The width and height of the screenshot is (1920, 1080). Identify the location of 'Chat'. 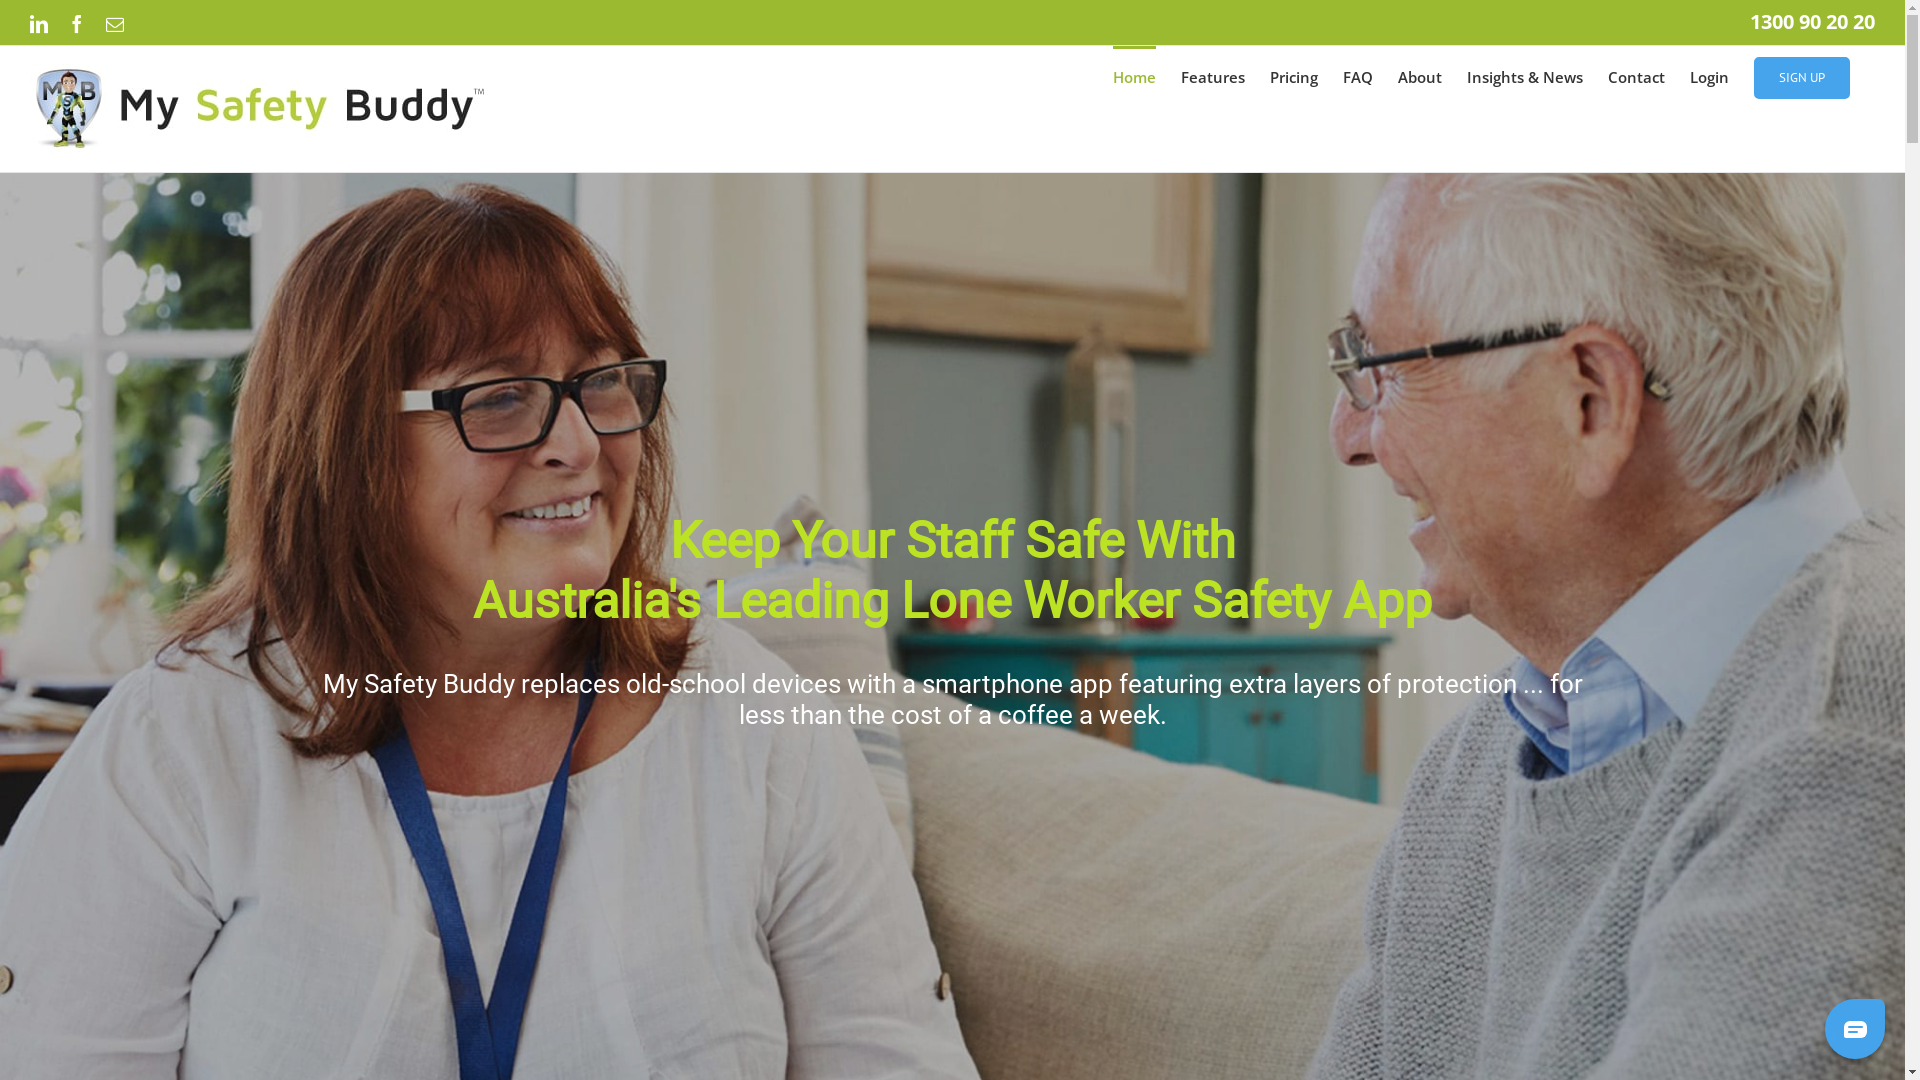
(1819, 1027).